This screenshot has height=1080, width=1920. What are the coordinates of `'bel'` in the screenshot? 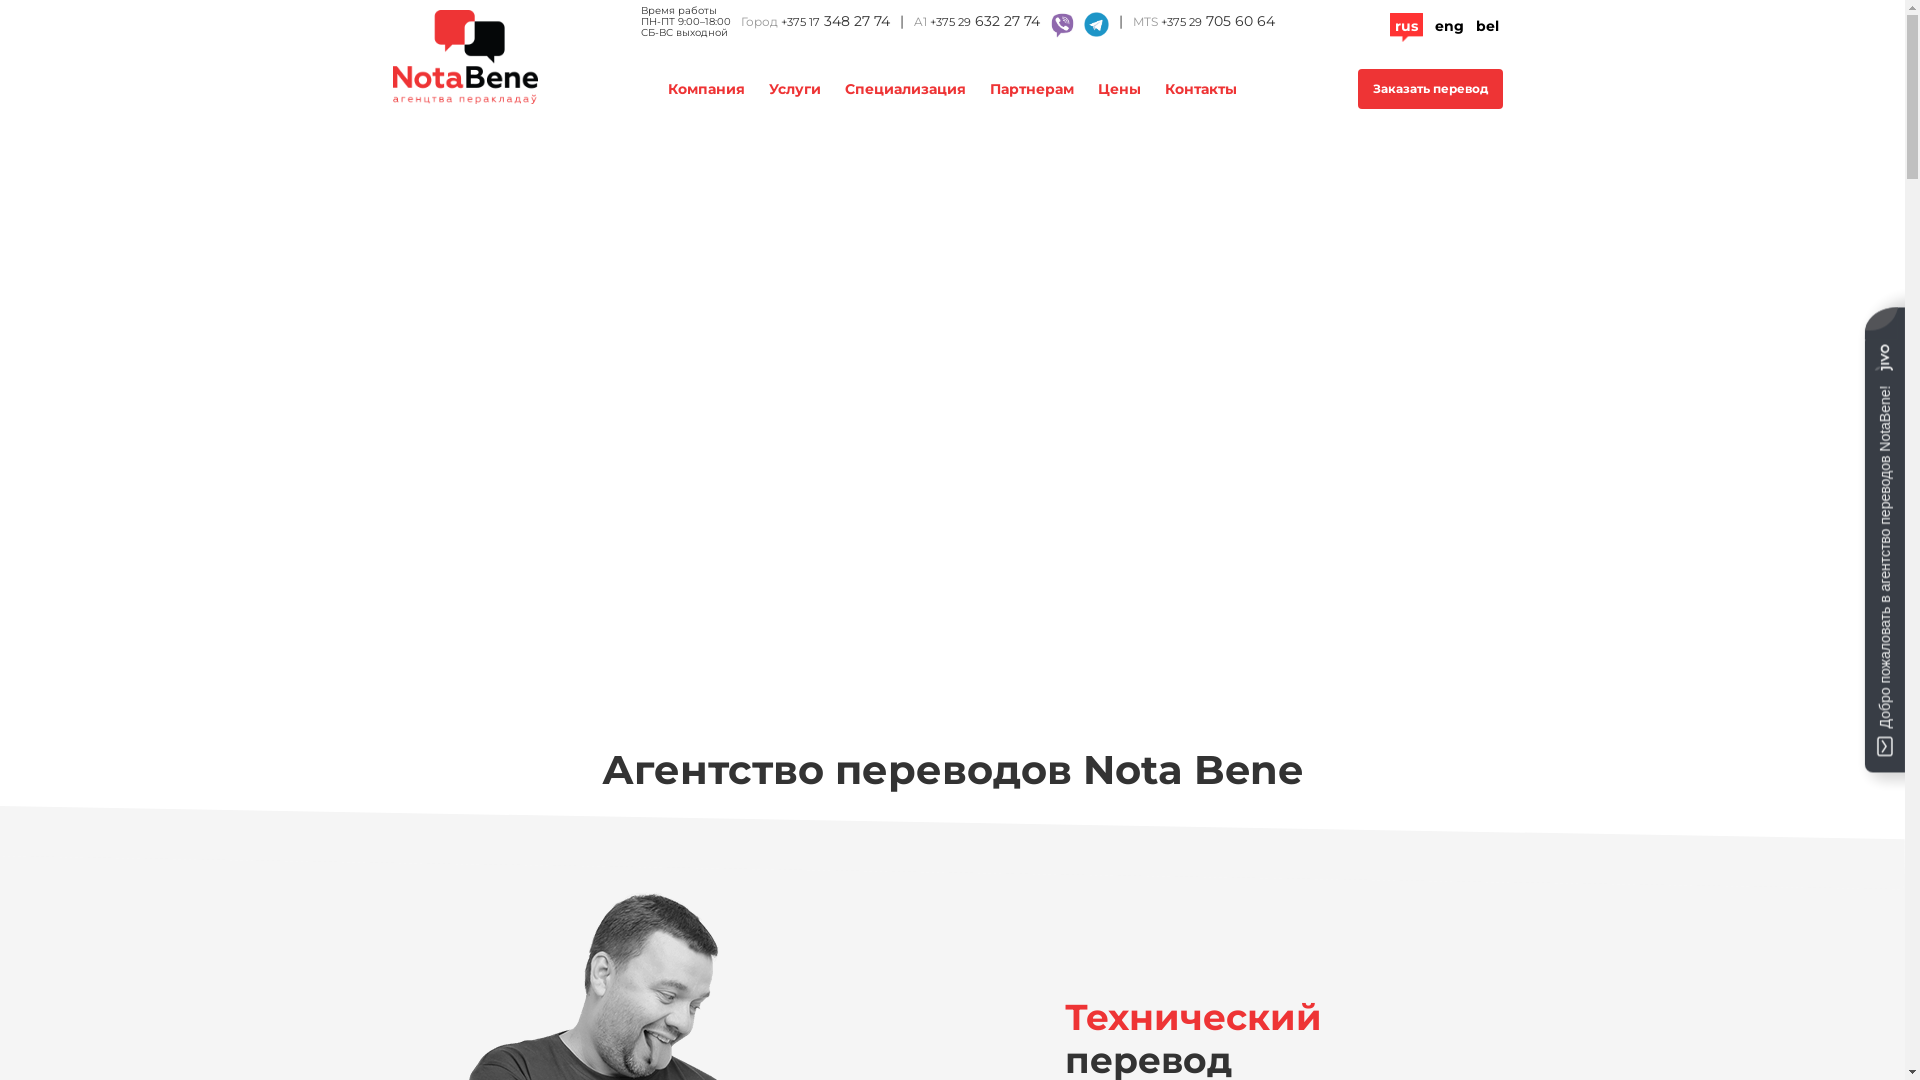 It's located at (1487, 26).